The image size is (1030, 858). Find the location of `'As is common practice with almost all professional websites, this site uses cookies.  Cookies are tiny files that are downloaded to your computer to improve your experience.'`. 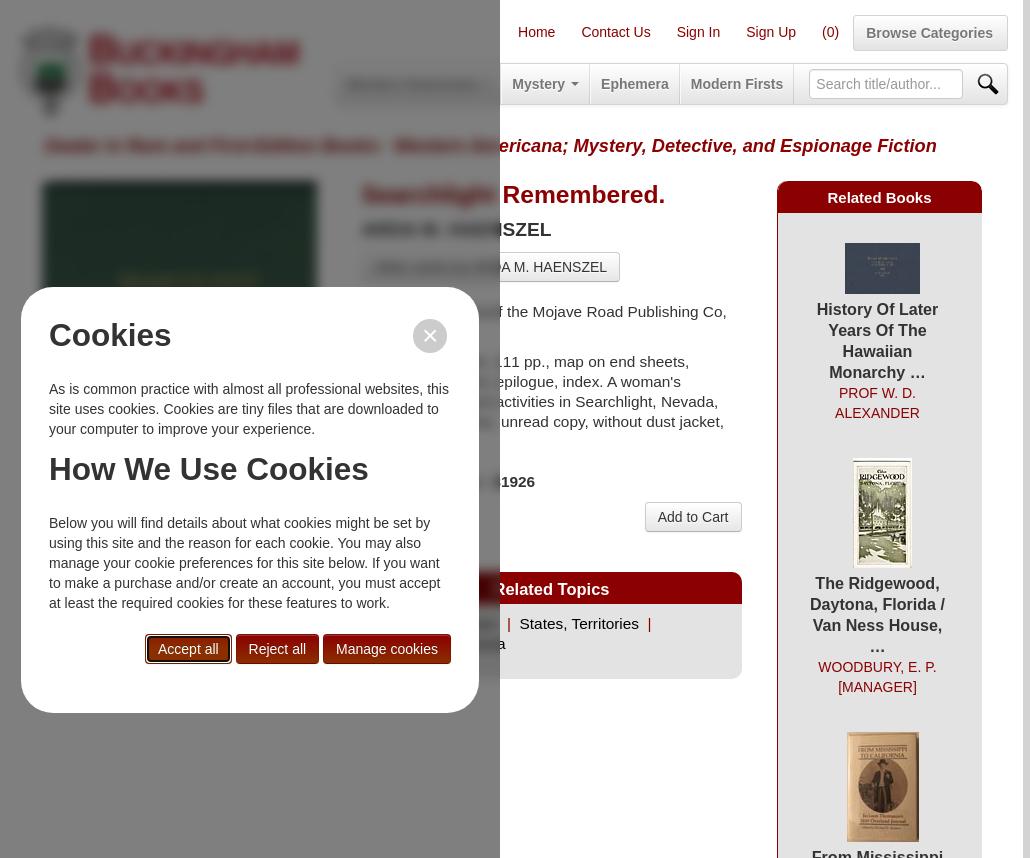

'As is common practice with almost all professional websites, this site uses cookies.  Cookies are tiny files that are downloaded to your computer to improve your experience.' is located at coordinates (248, 408).